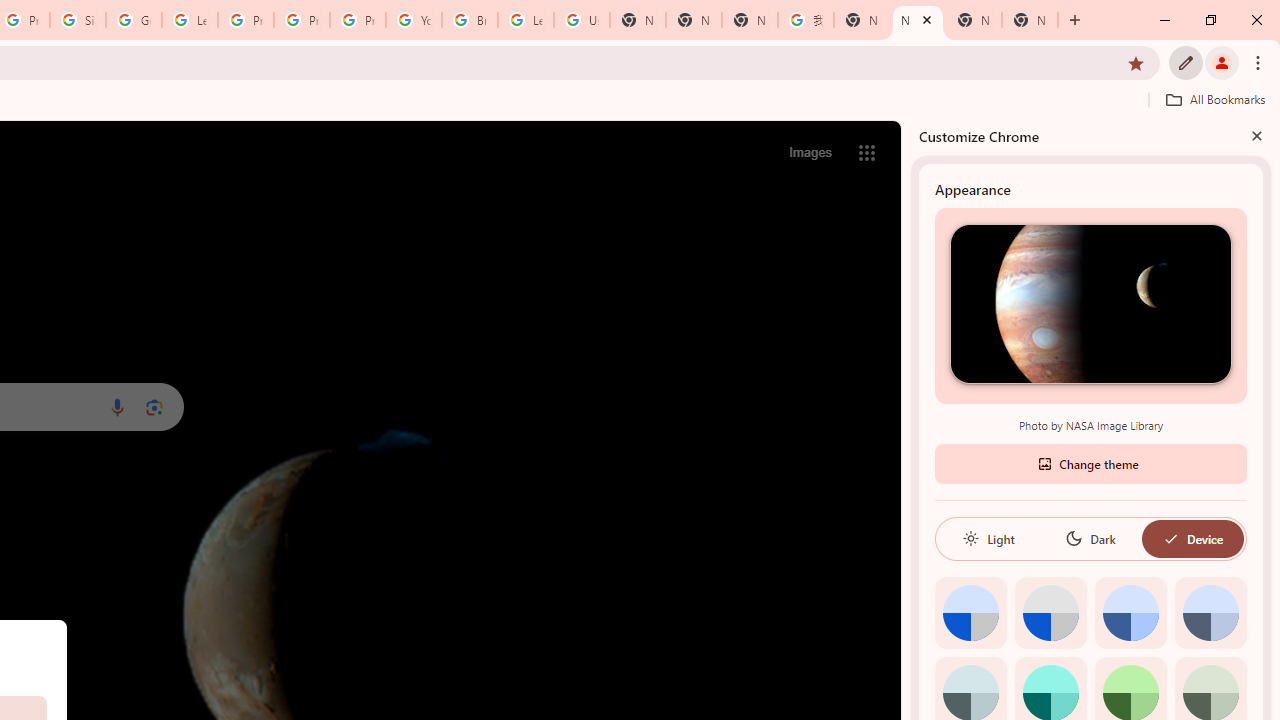 The width and height of the screenshot is (1280, 720). I want to click on 'Dark', so click(1089, 537).